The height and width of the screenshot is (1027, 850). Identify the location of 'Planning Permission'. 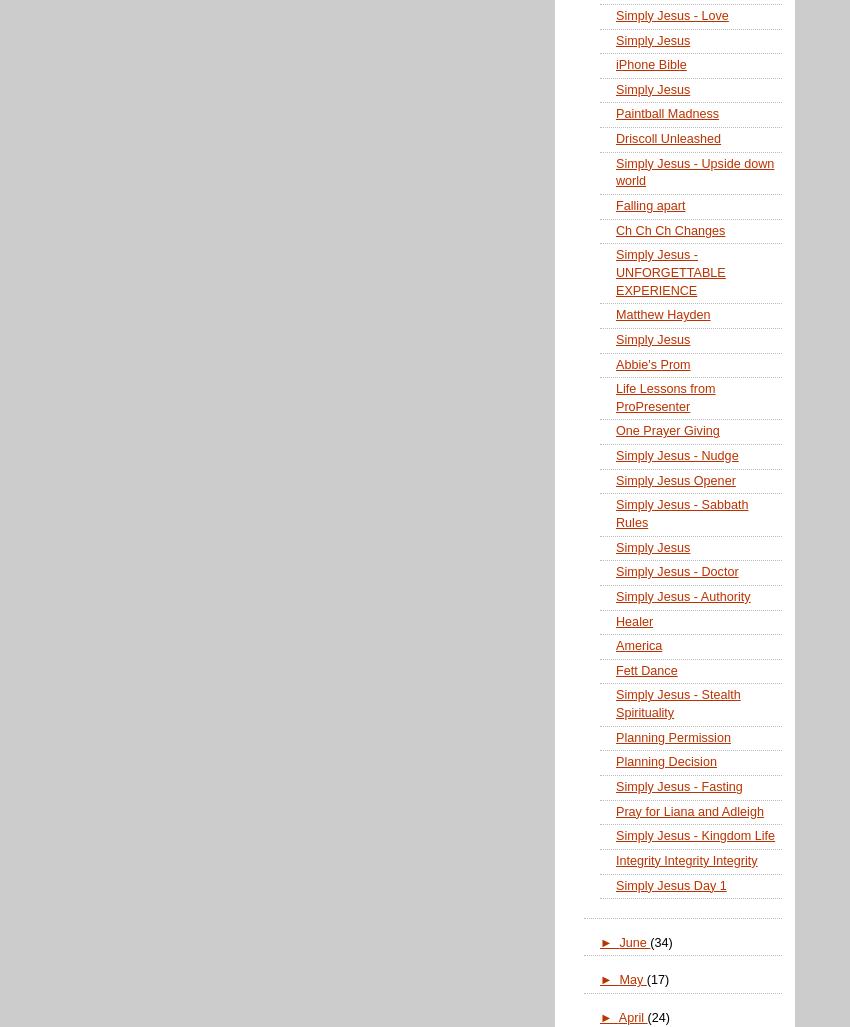
(673, 736).